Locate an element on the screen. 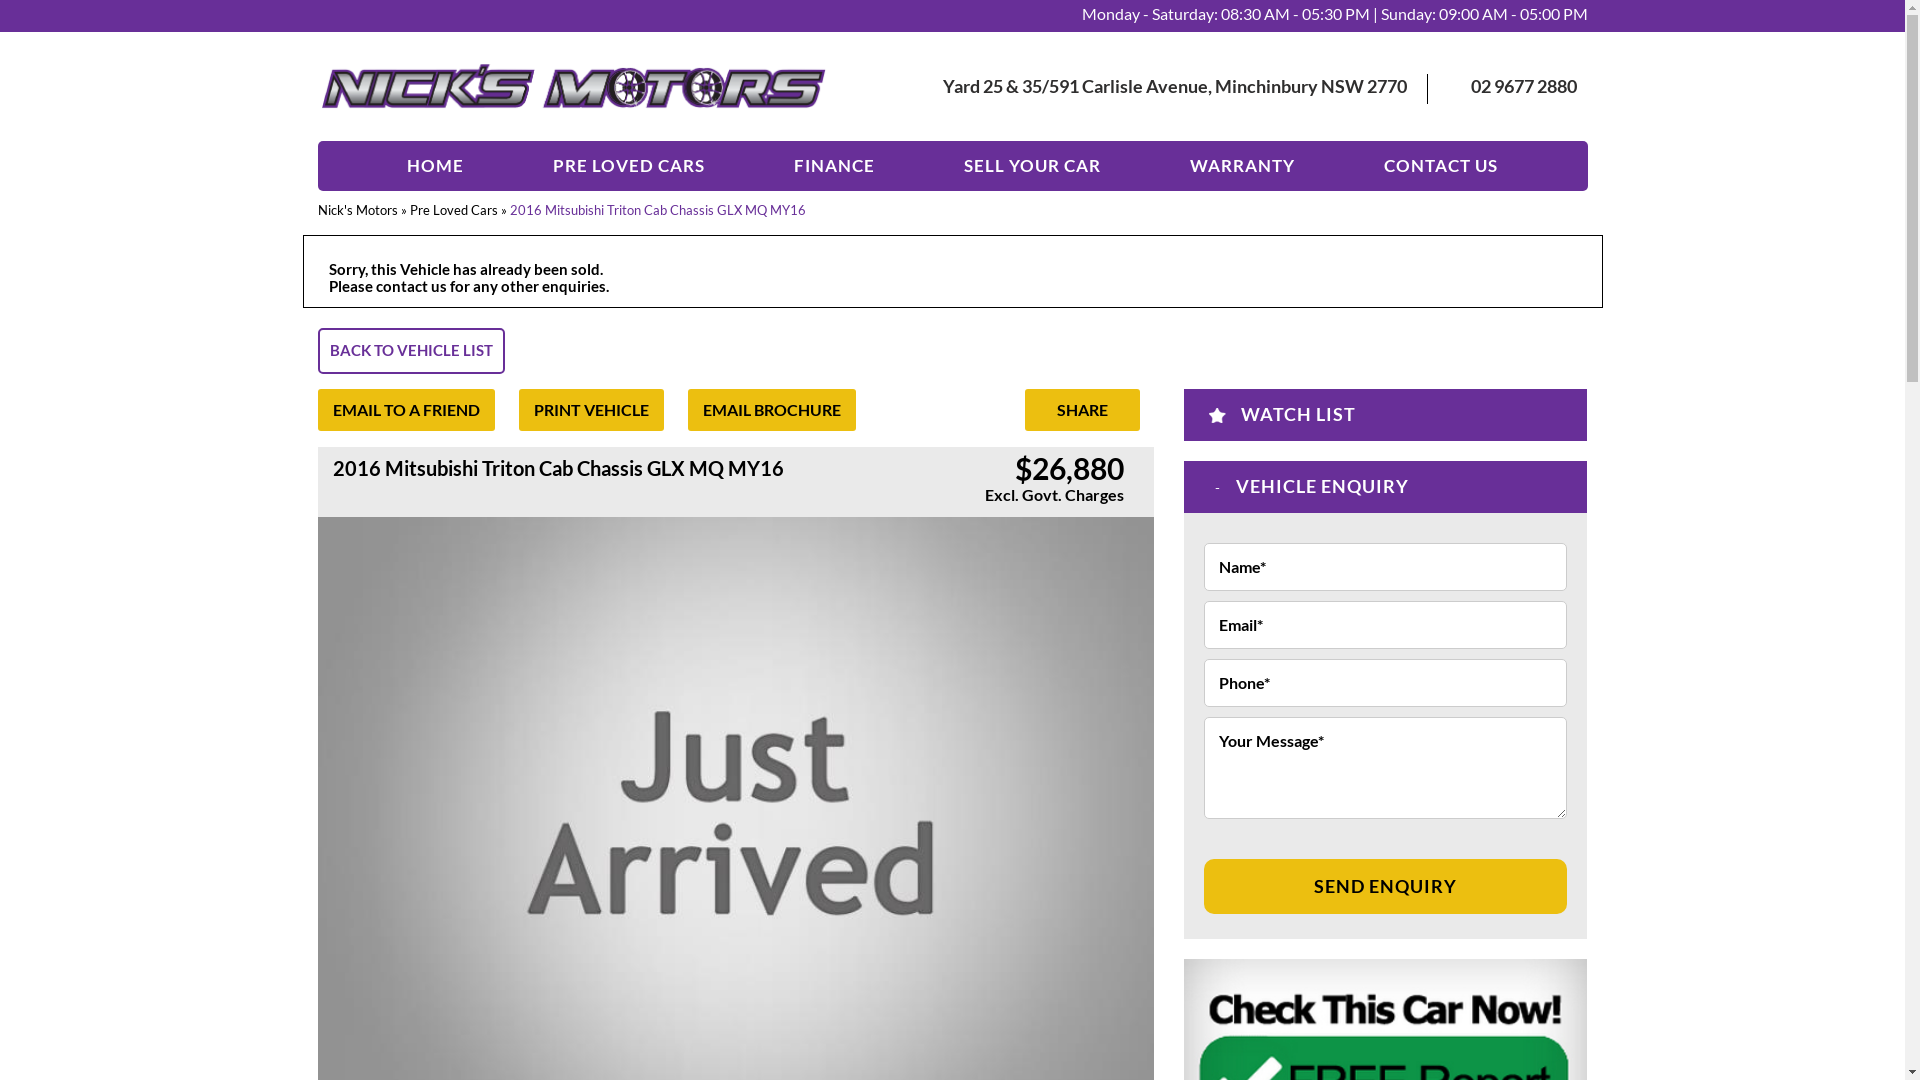 This screenshot has width=1920, height=1080. 'EMAIL TO A FRIEND' is located at coordinates (405, 409).